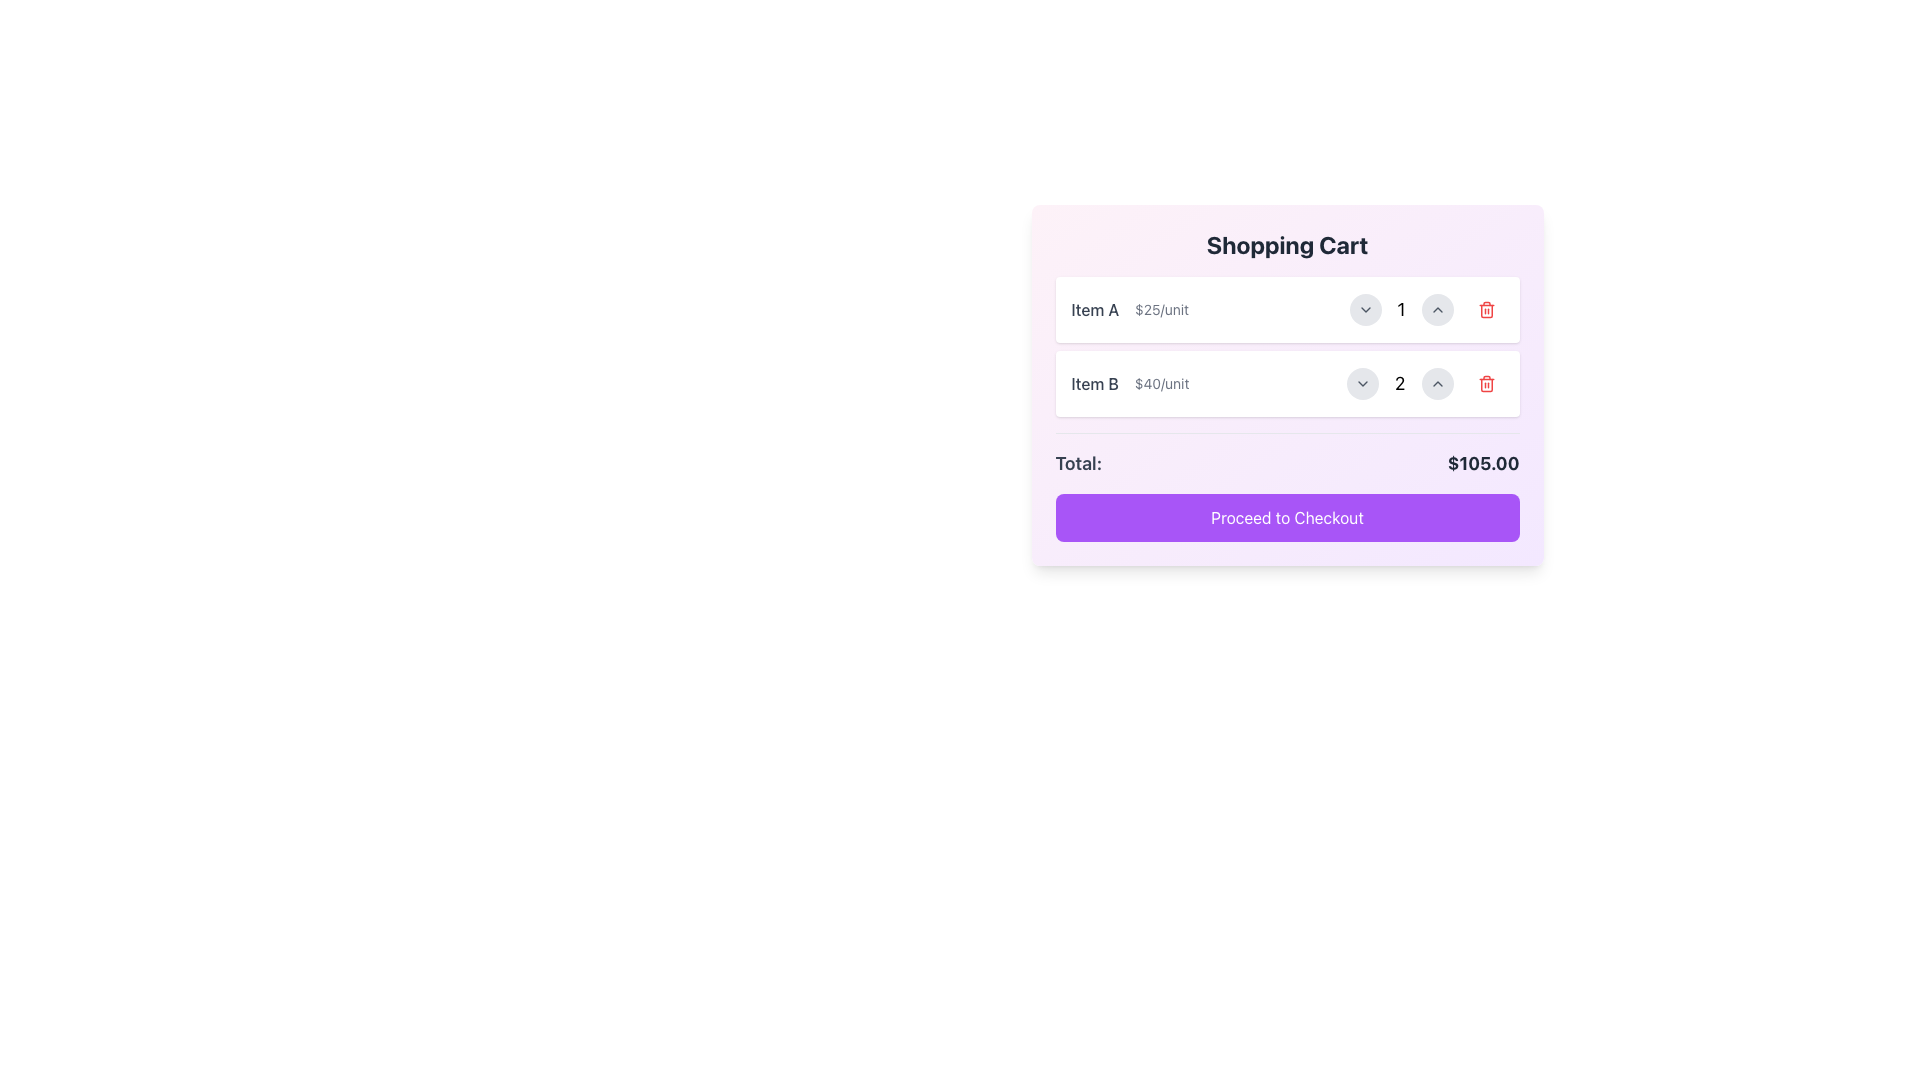 The width and height of the screenshot is (1920, 1080). I want to click on the text label element displaying 'Item A' in the shopping cart interface, which is styled in bold gray font and positioned to the left of the price information, so click(1094, 309).